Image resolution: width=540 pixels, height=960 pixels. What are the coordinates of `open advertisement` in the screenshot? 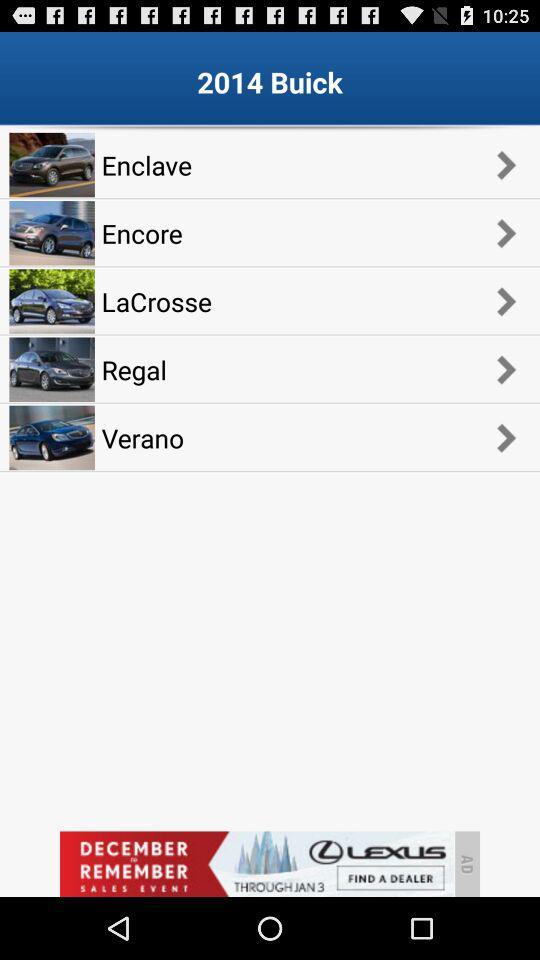 It's located at (256, 863).